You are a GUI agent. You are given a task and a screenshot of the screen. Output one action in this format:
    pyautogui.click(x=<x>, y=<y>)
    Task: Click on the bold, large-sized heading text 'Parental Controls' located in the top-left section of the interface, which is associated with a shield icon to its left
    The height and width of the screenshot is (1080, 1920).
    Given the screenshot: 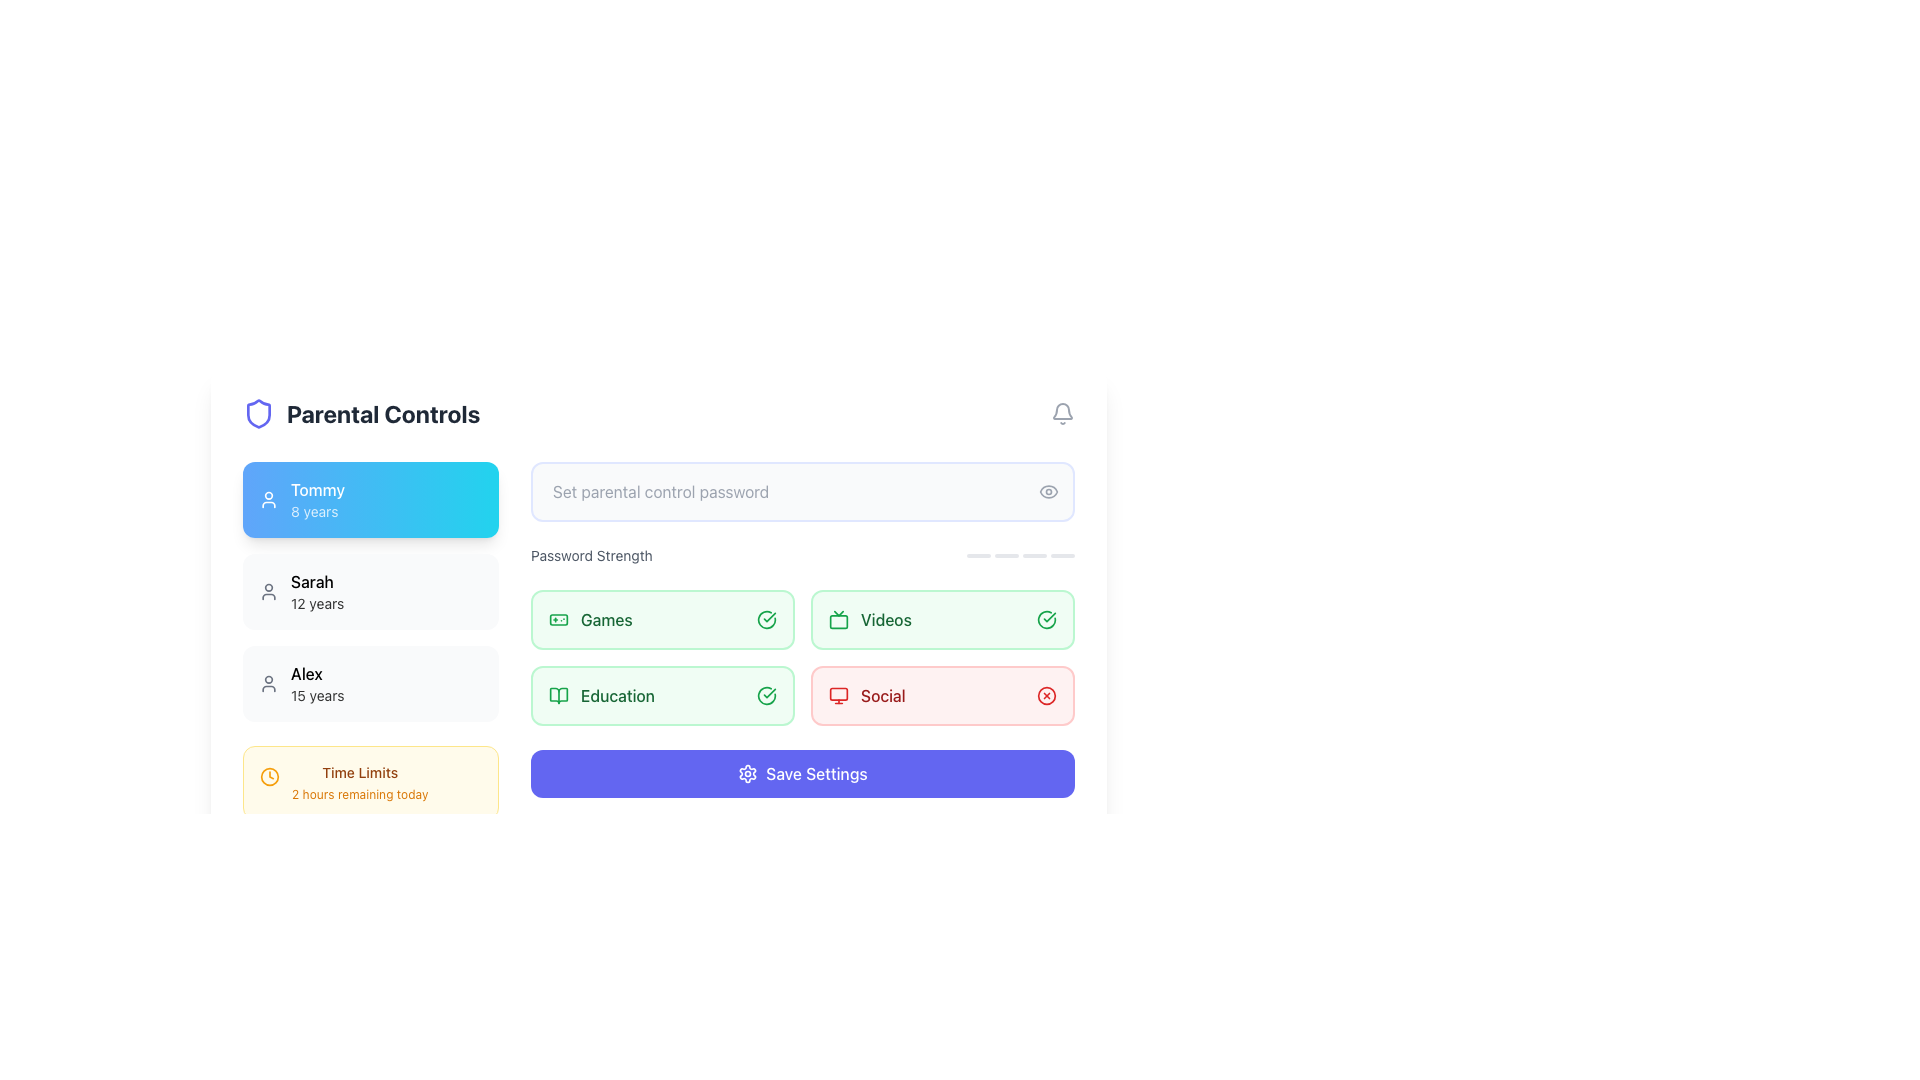 What is the action you would take?
    pyautogui.click(x=383, y=412)
    